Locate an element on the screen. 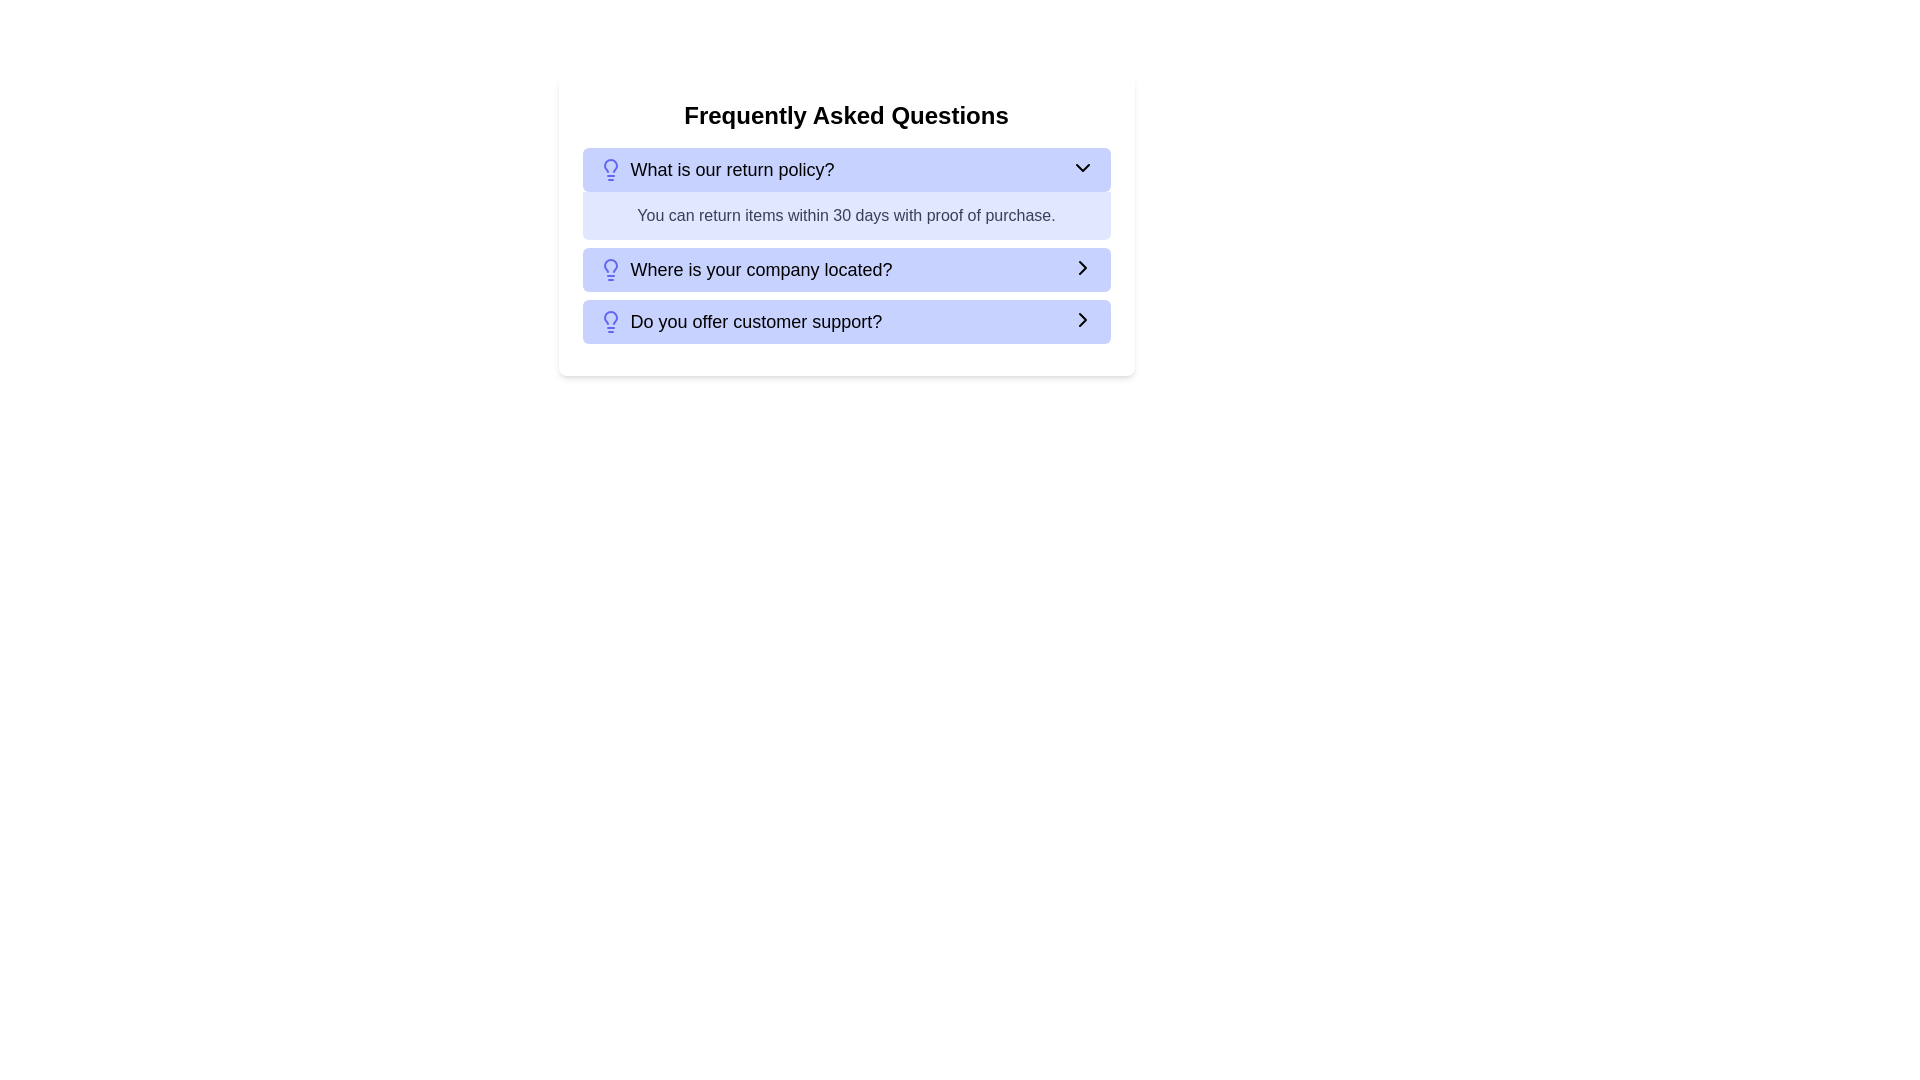  the third interactive collapsible FAQ row located below the question 'Where is your company located?' is located at coordinates (846, 320).